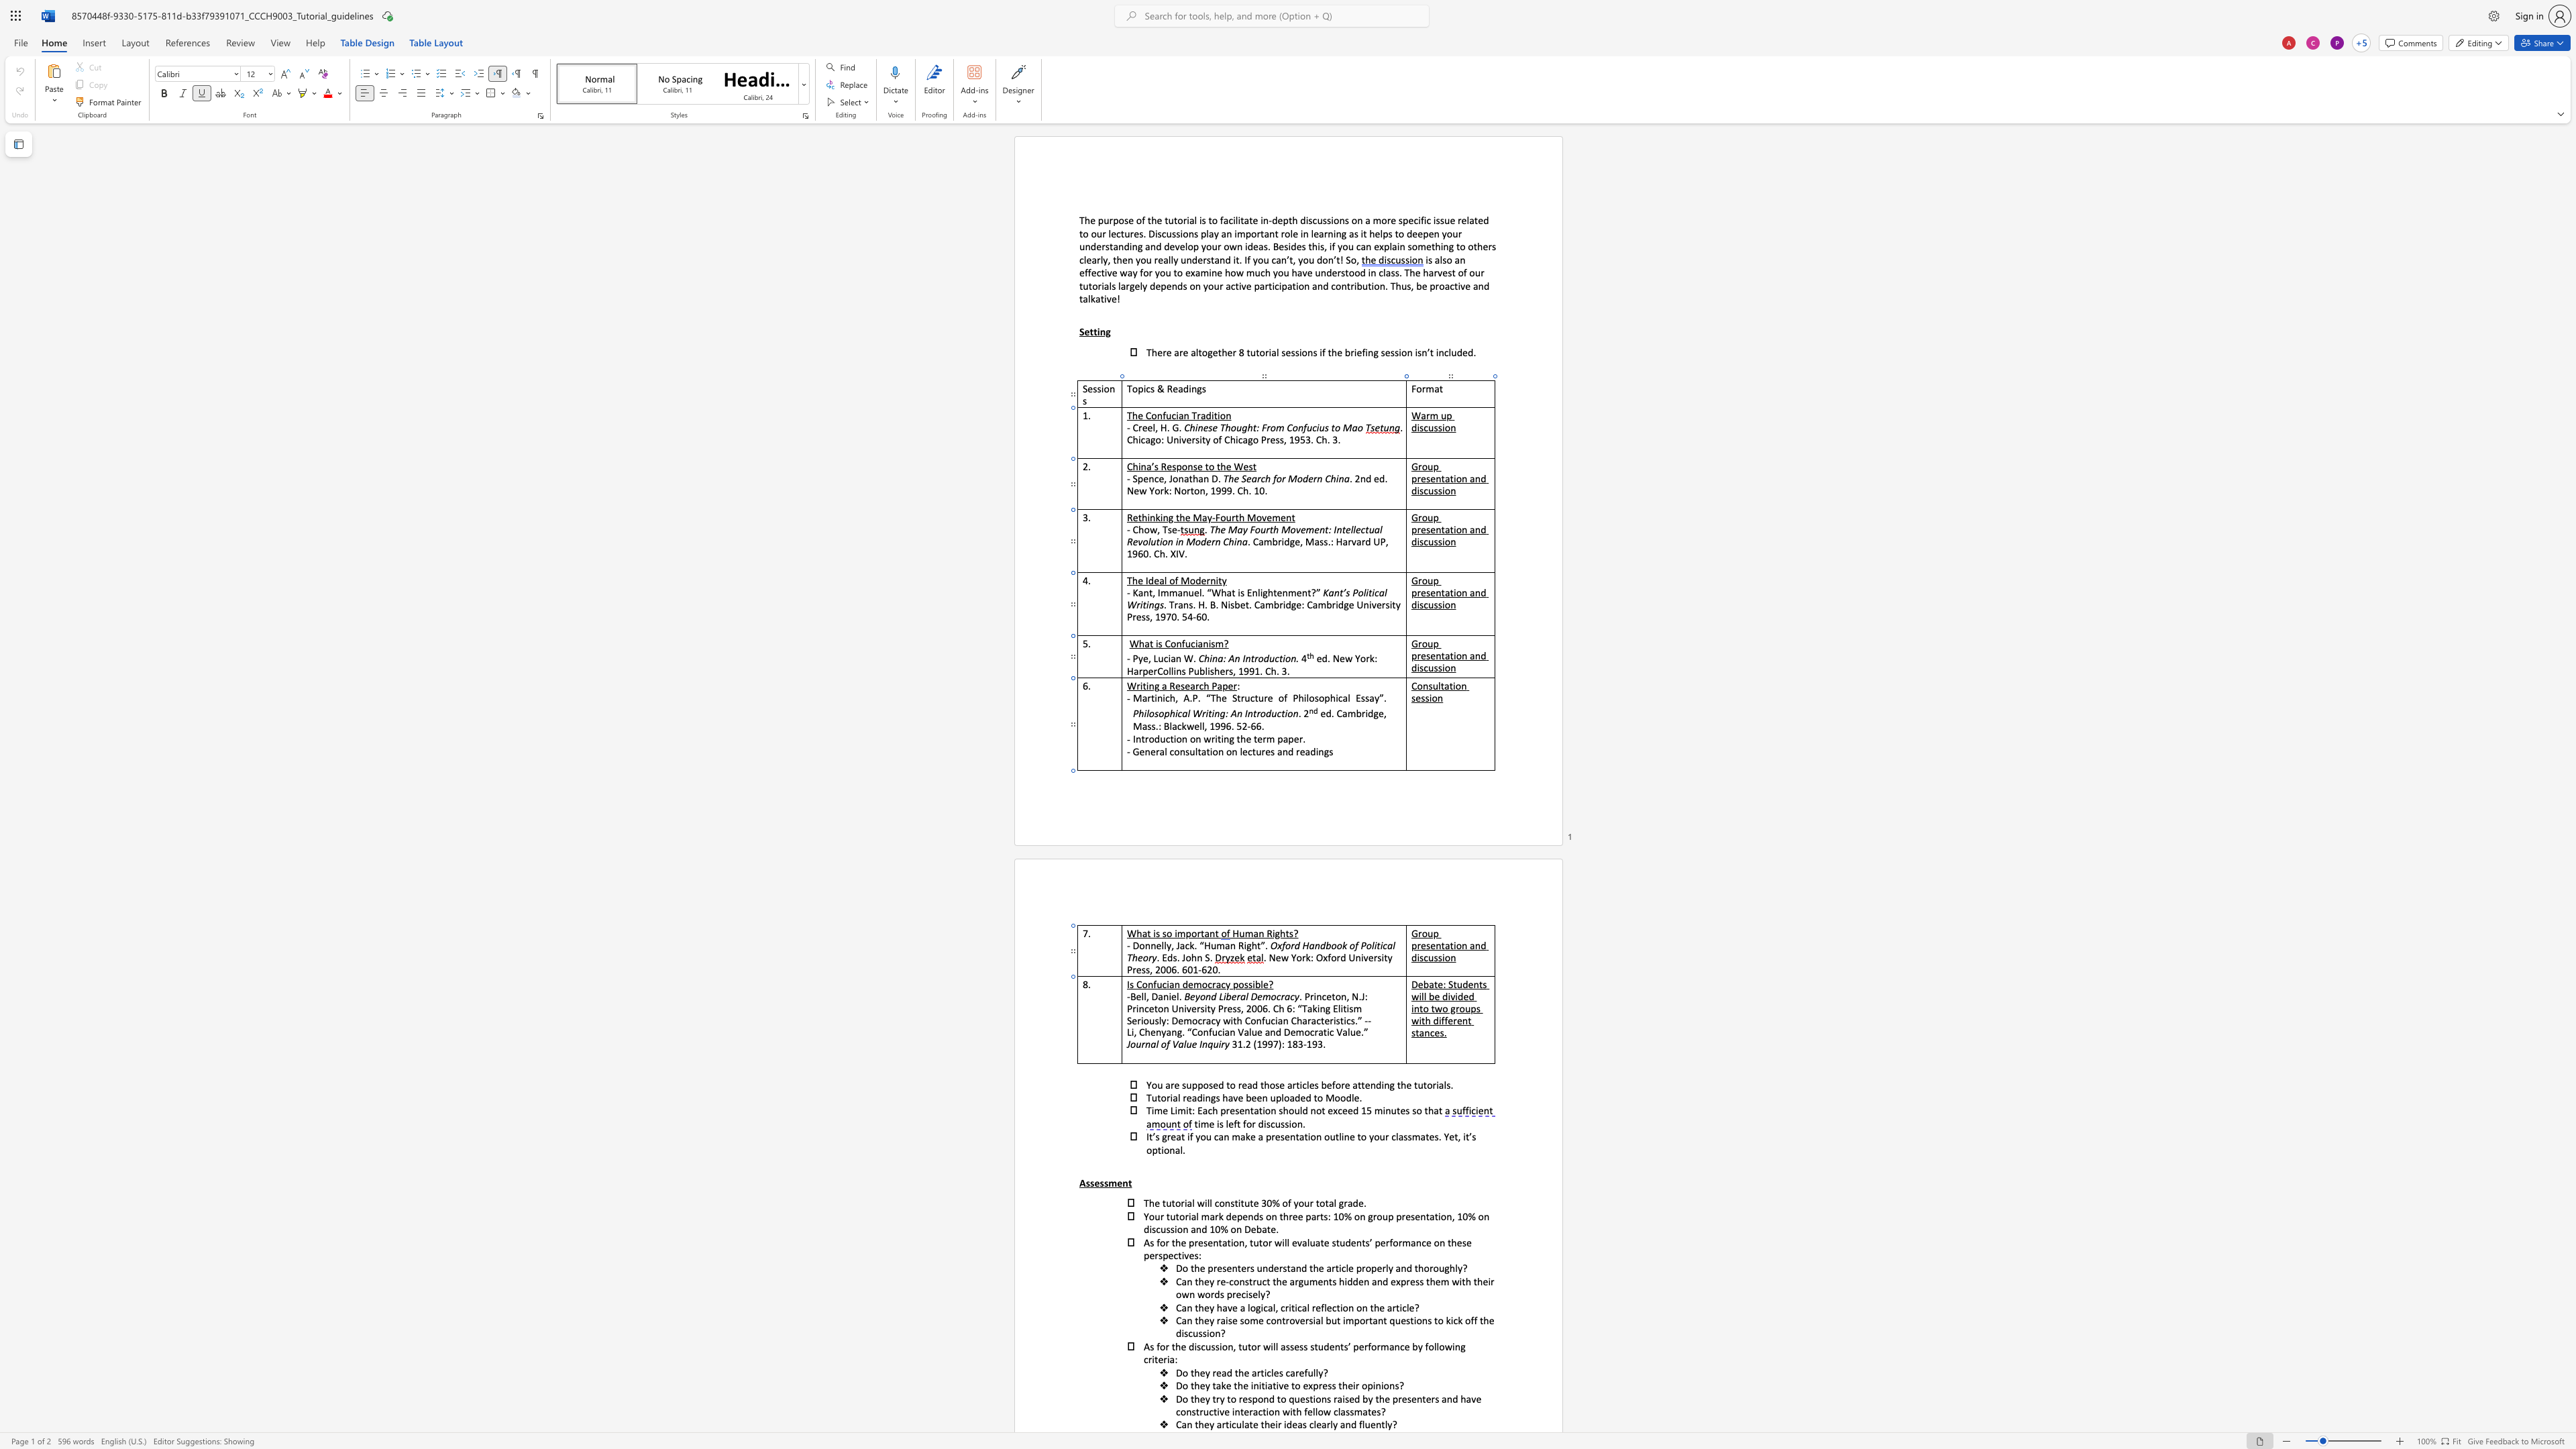 The height and width of the screenshot is (1449, 2576). Describe the element at coordinates (1184, 945) in the screenshot. I see `the space between the continuous character "a" and "c" in the text` at that location.